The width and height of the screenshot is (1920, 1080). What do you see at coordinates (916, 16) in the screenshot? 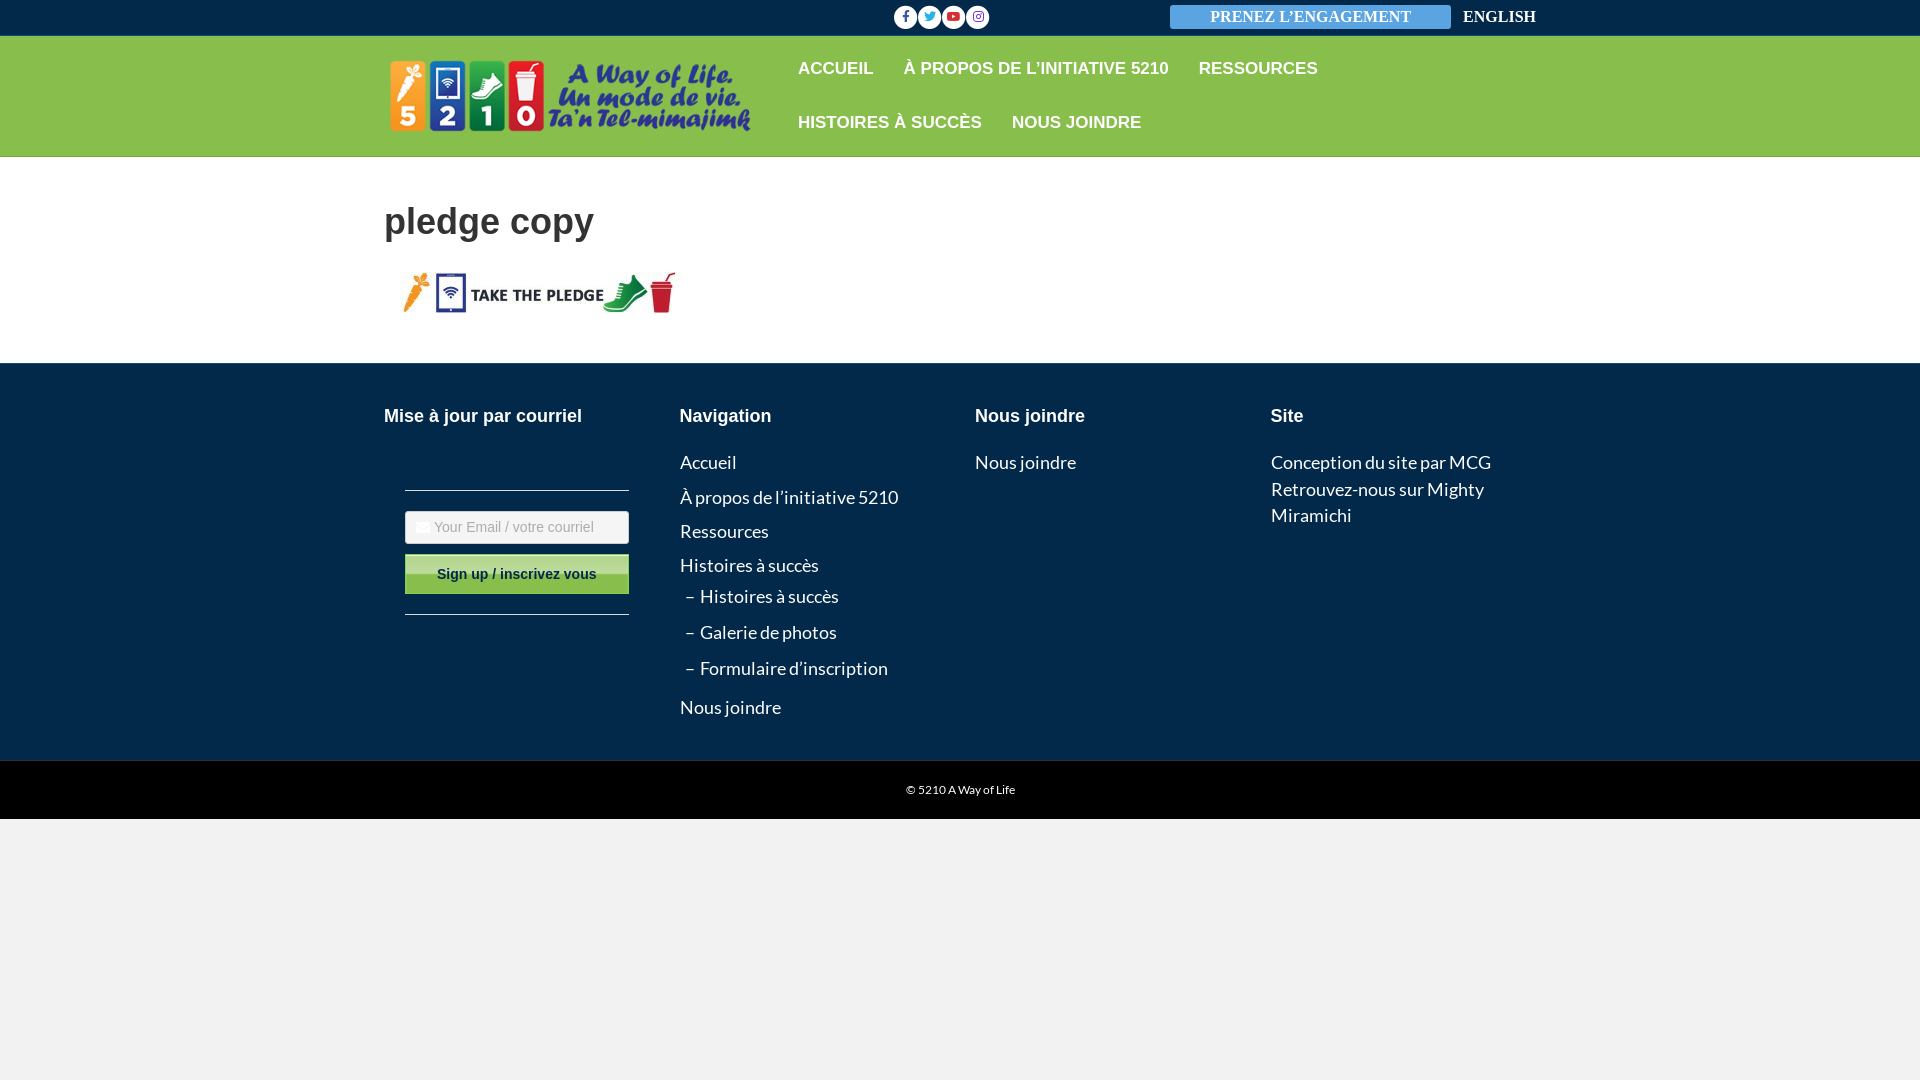
I see `'Twitter'` at bounding box center [916, 16].